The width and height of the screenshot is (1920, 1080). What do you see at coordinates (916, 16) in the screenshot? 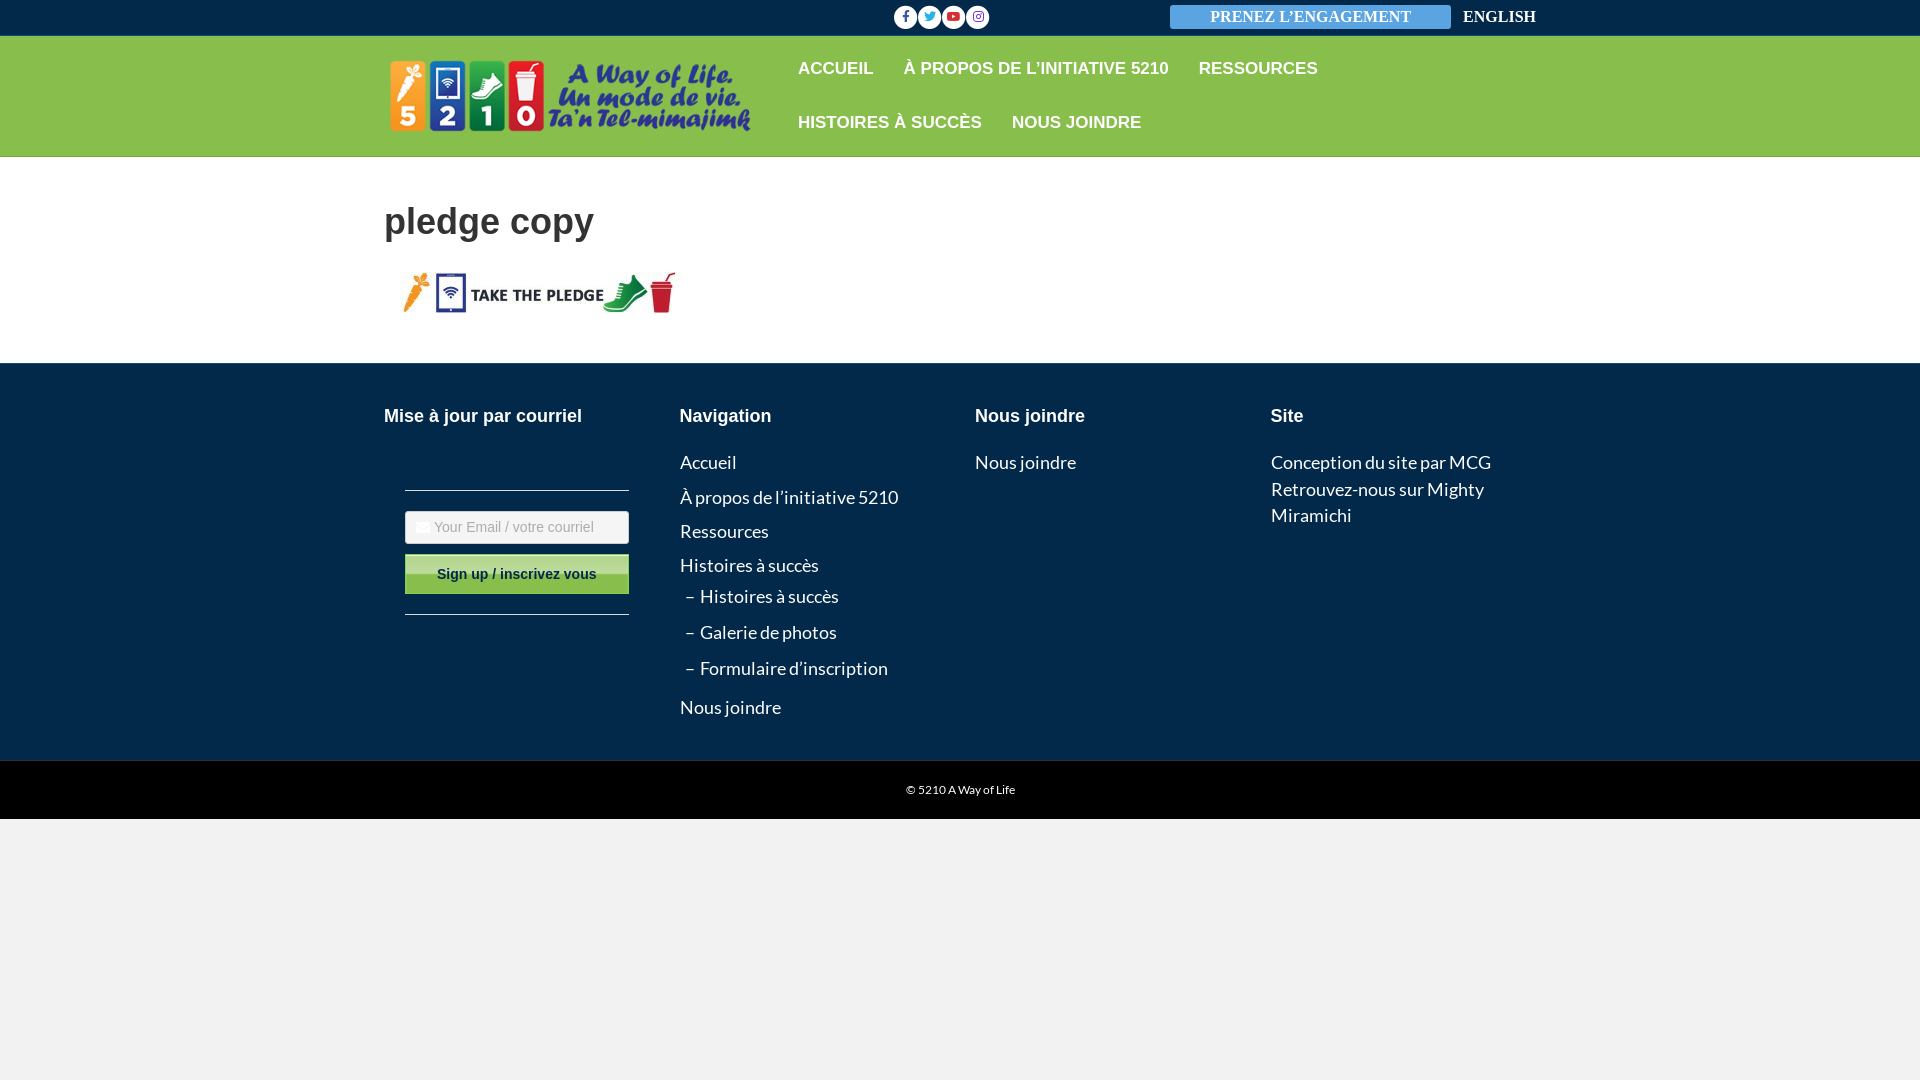
I see `'Twitter'` at bounding box center [916, 16].